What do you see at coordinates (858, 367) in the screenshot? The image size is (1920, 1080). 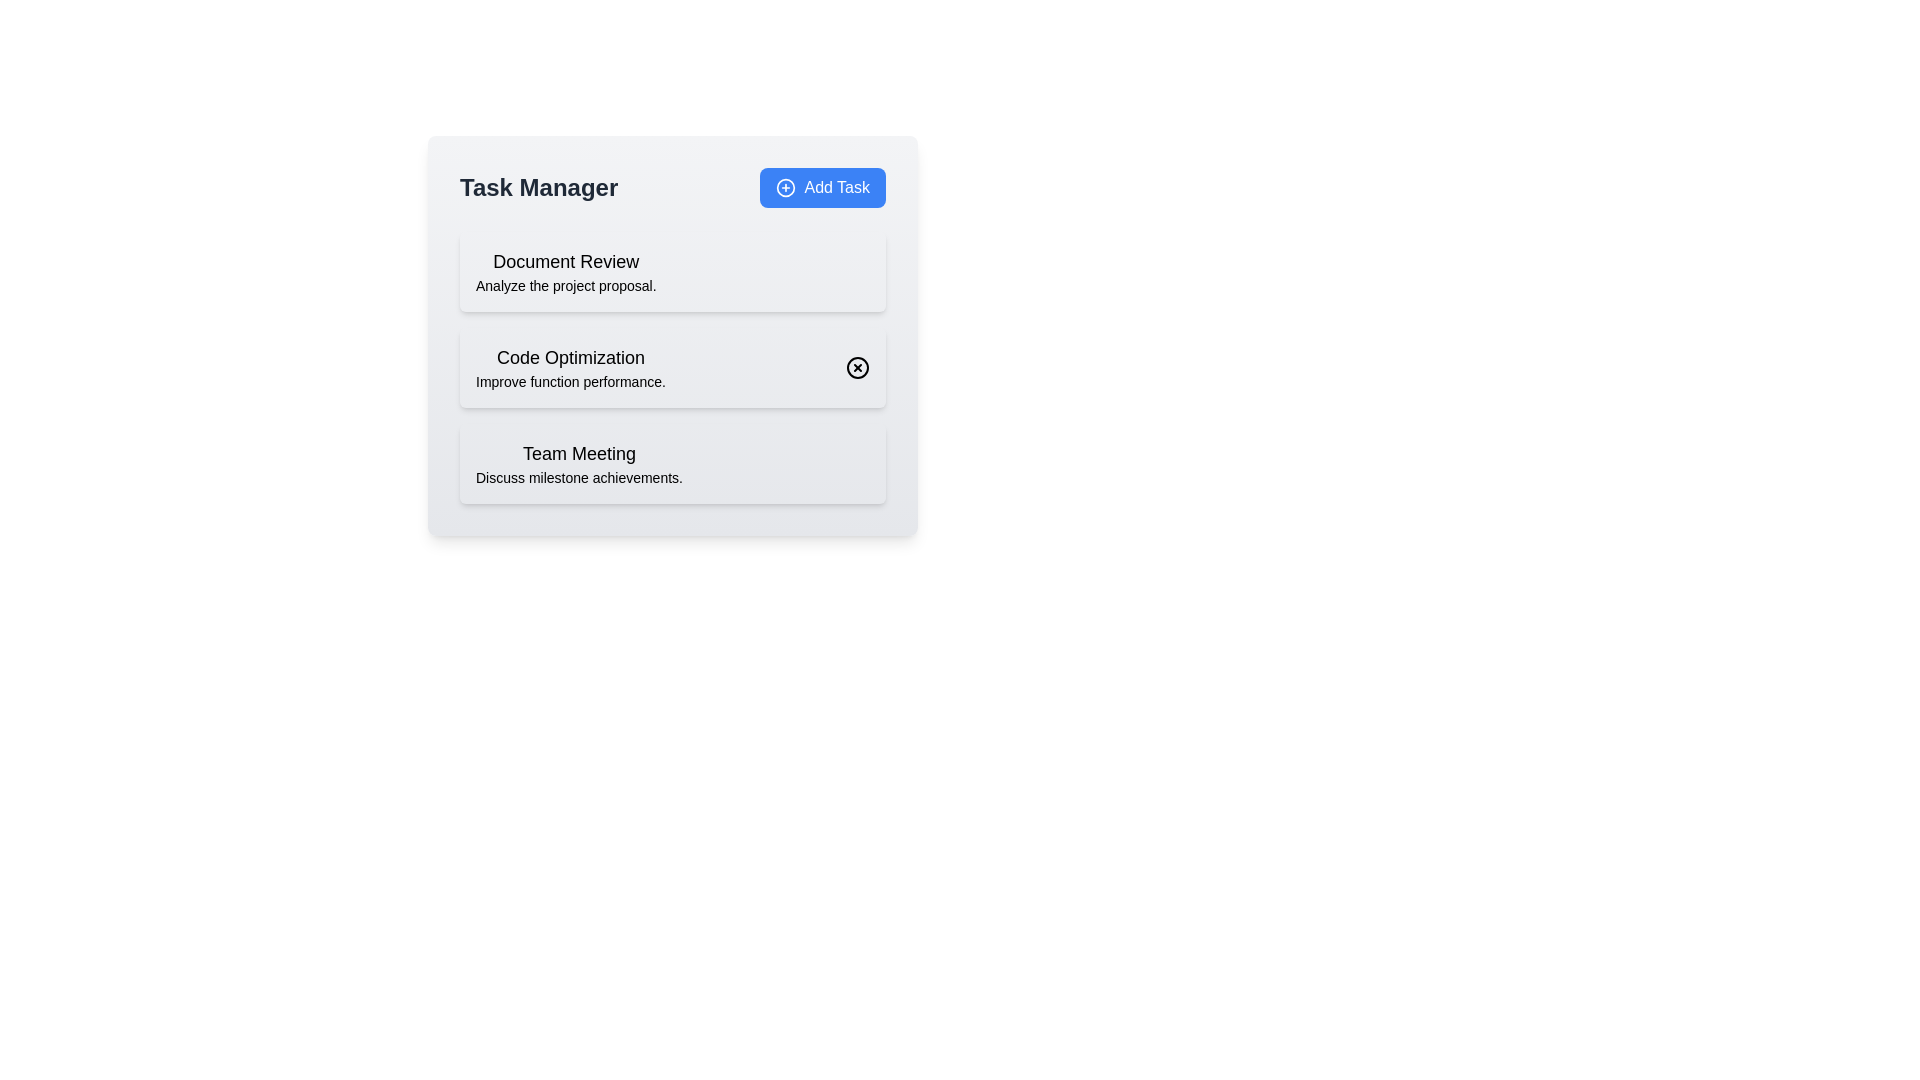 I see `the X icon next to the 'Code Optimization' task to remove it` at bounding box center [858, 367].